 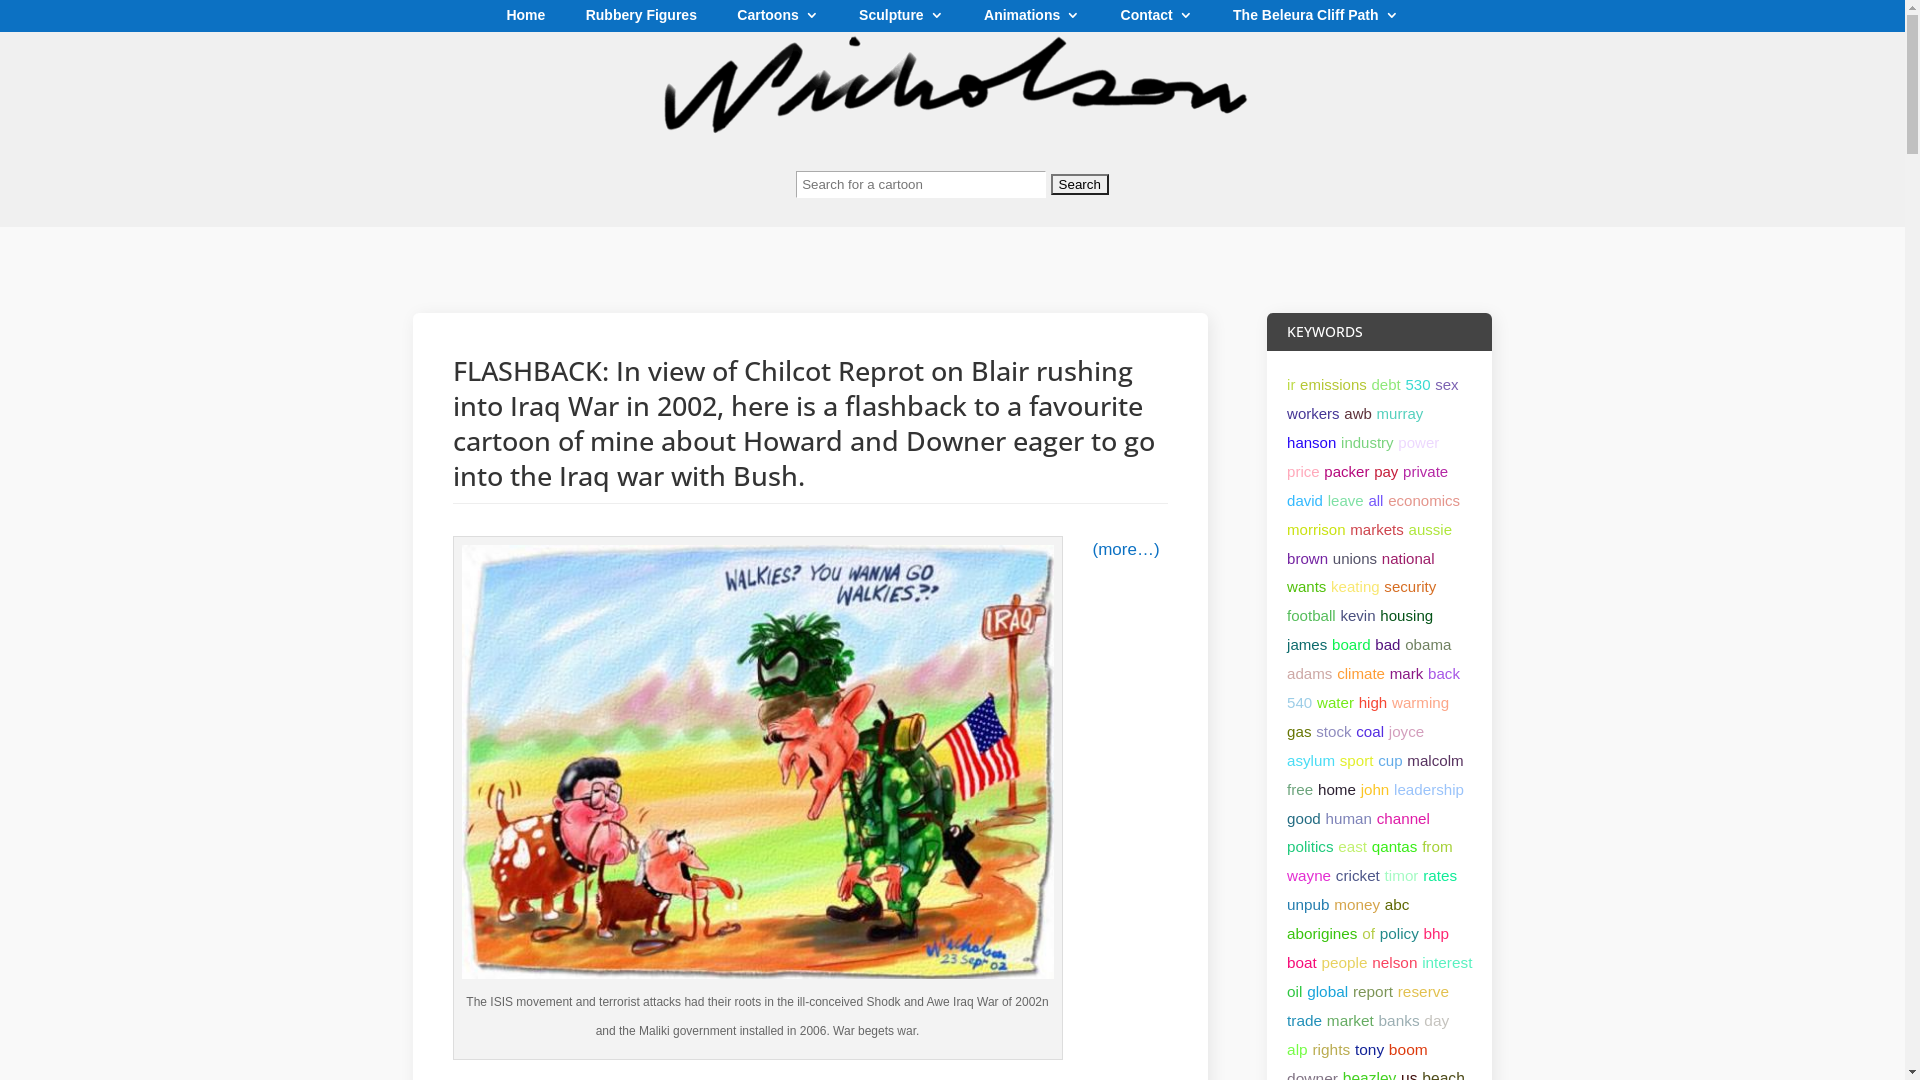 I want to click on 'unpub', so click(x=1286, y=904).